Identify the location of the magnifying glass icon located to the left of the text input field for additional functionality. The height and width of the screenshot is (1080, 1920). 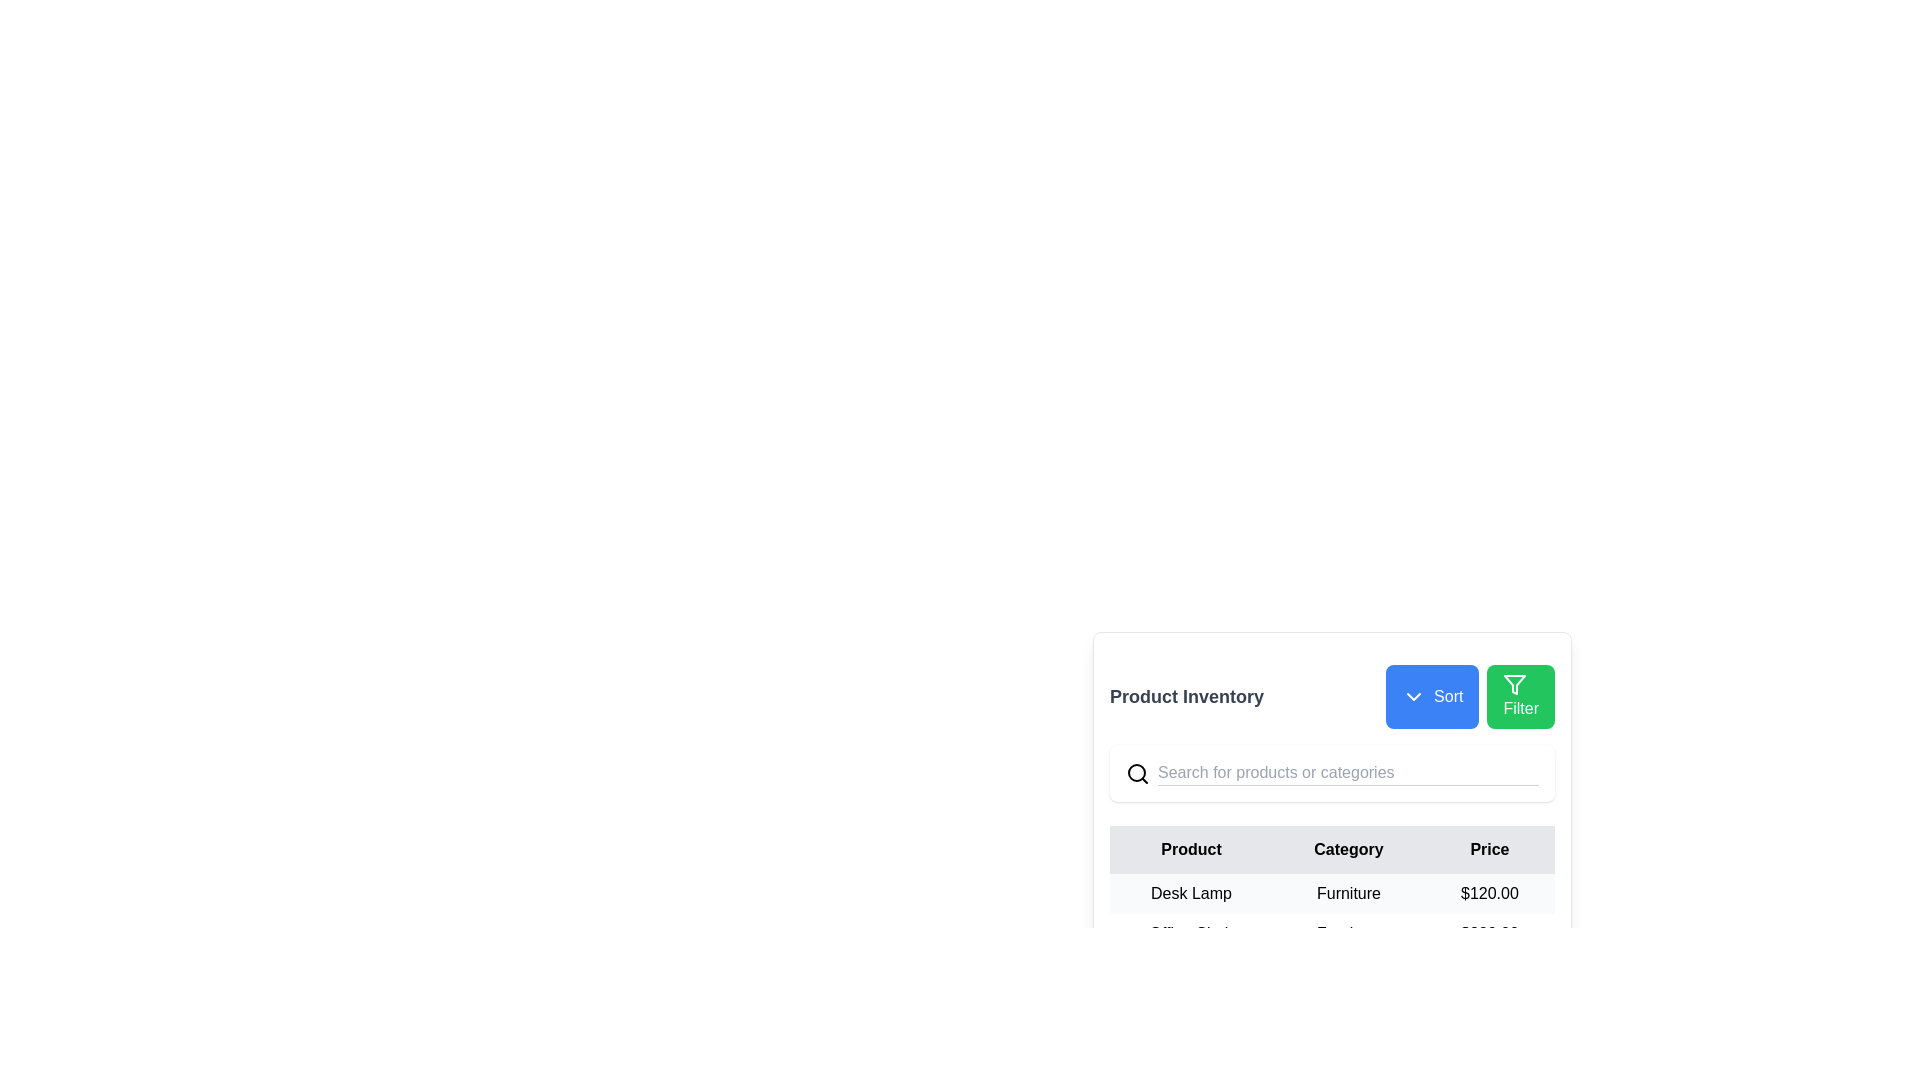
(1332, 772).